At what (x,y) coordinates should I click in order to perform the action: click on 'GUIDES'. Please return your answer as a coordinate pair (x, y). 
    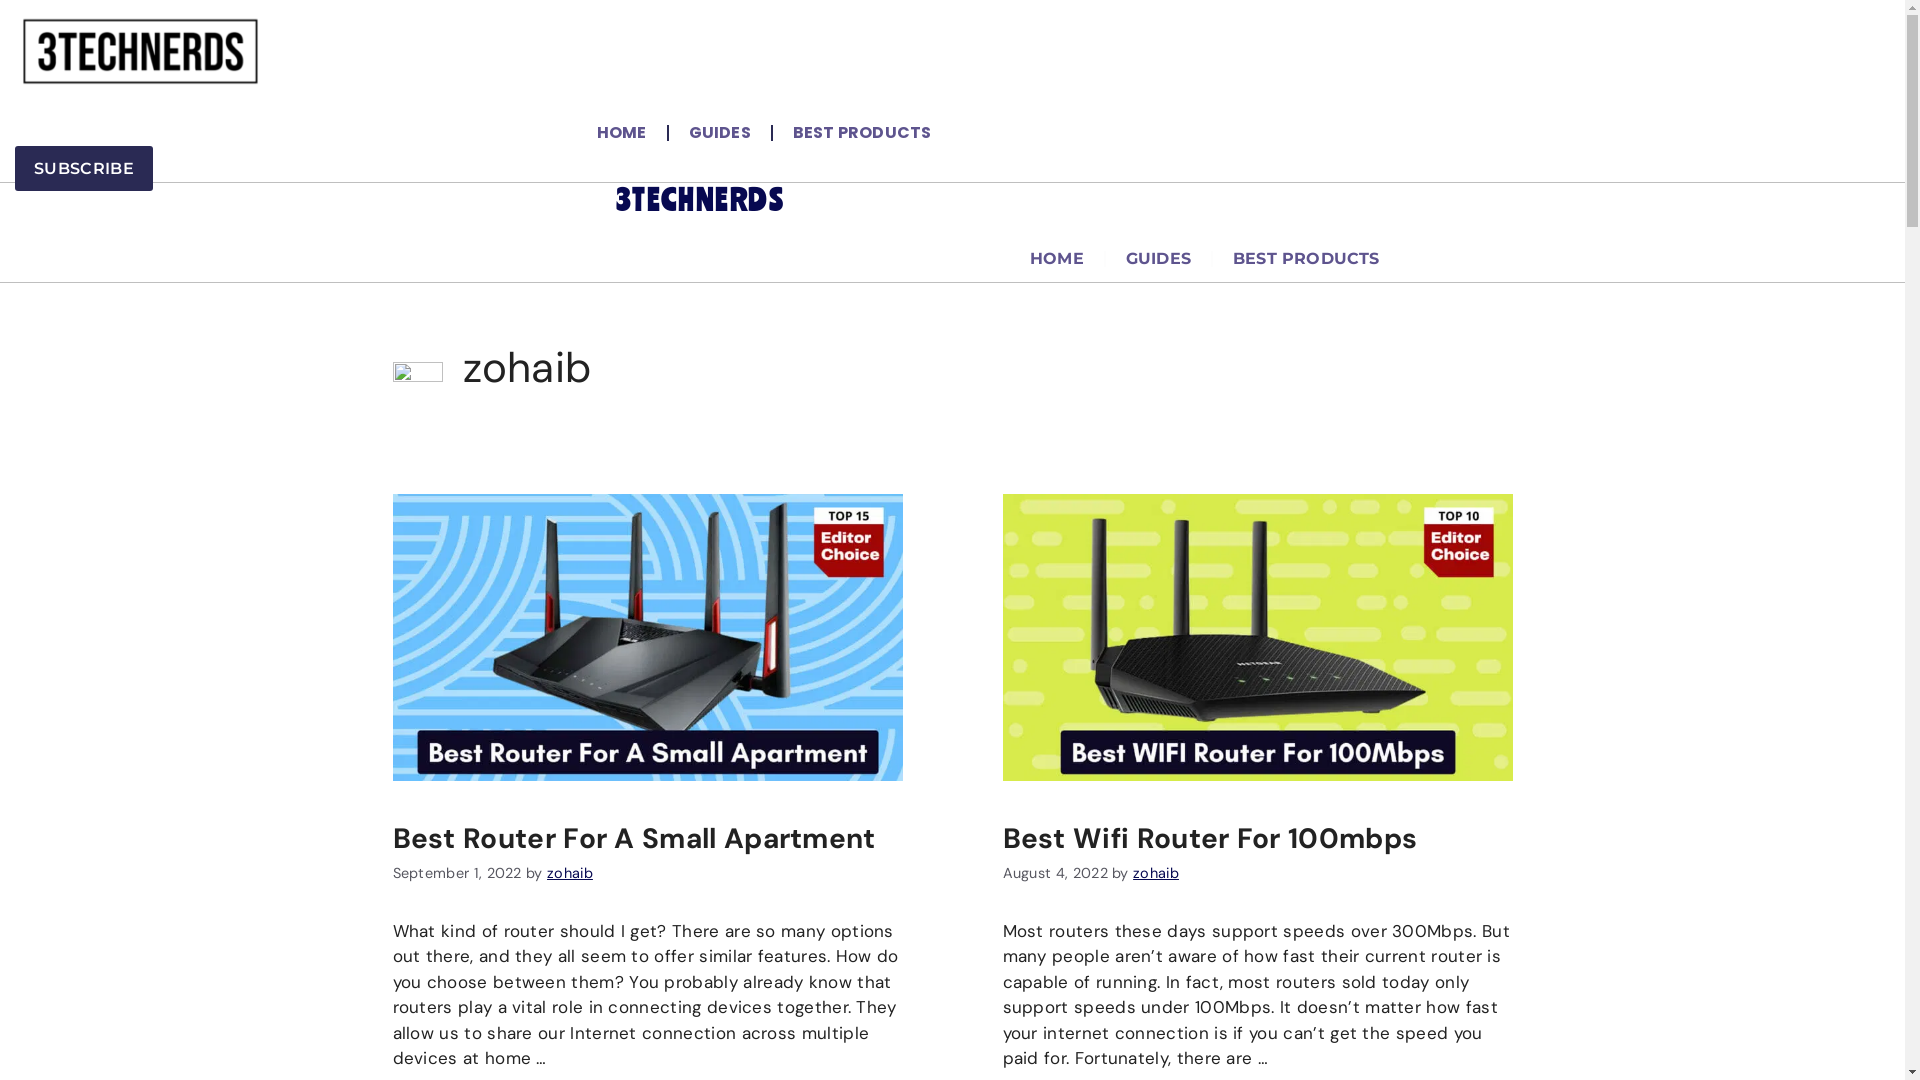
    Looking at the image, I should click on (668, 132).